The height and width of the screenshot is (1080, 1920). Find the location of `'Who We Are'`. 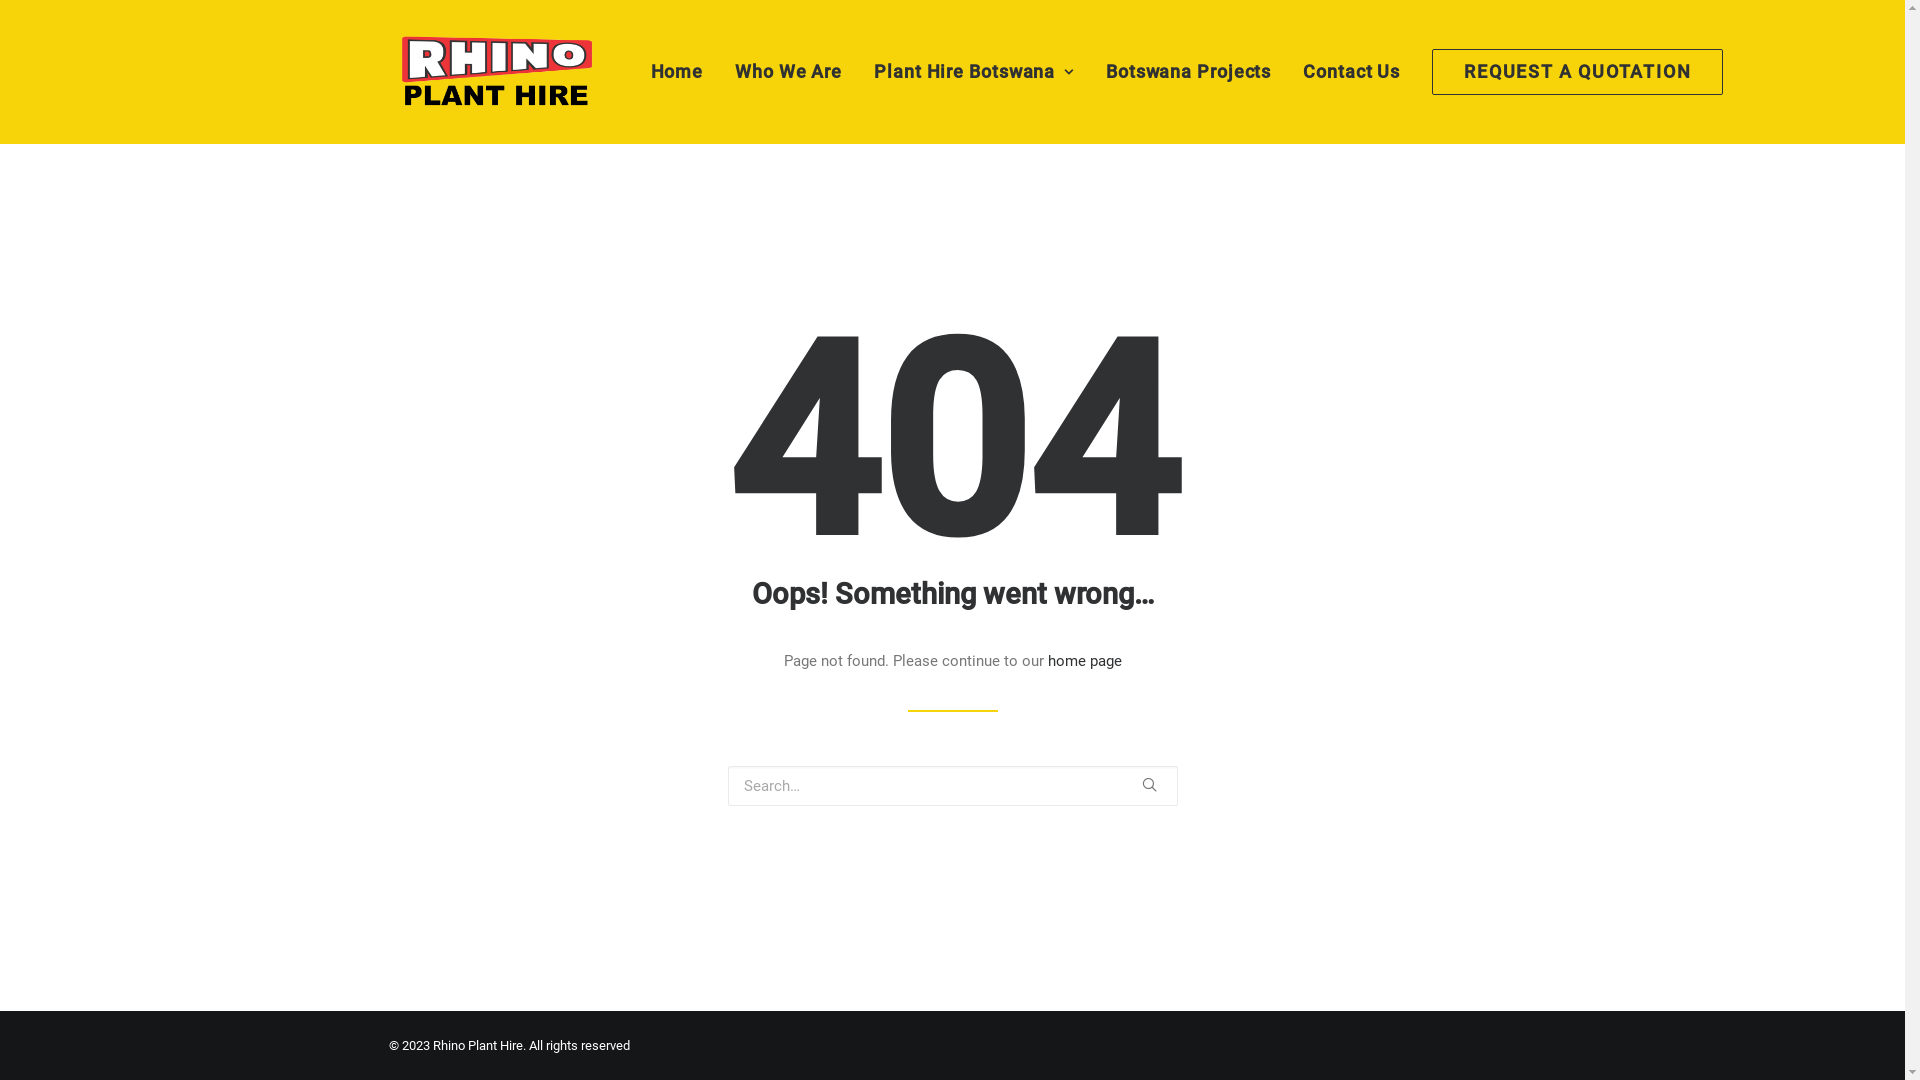

'Who We Are' is located at coordinates (787, 71).